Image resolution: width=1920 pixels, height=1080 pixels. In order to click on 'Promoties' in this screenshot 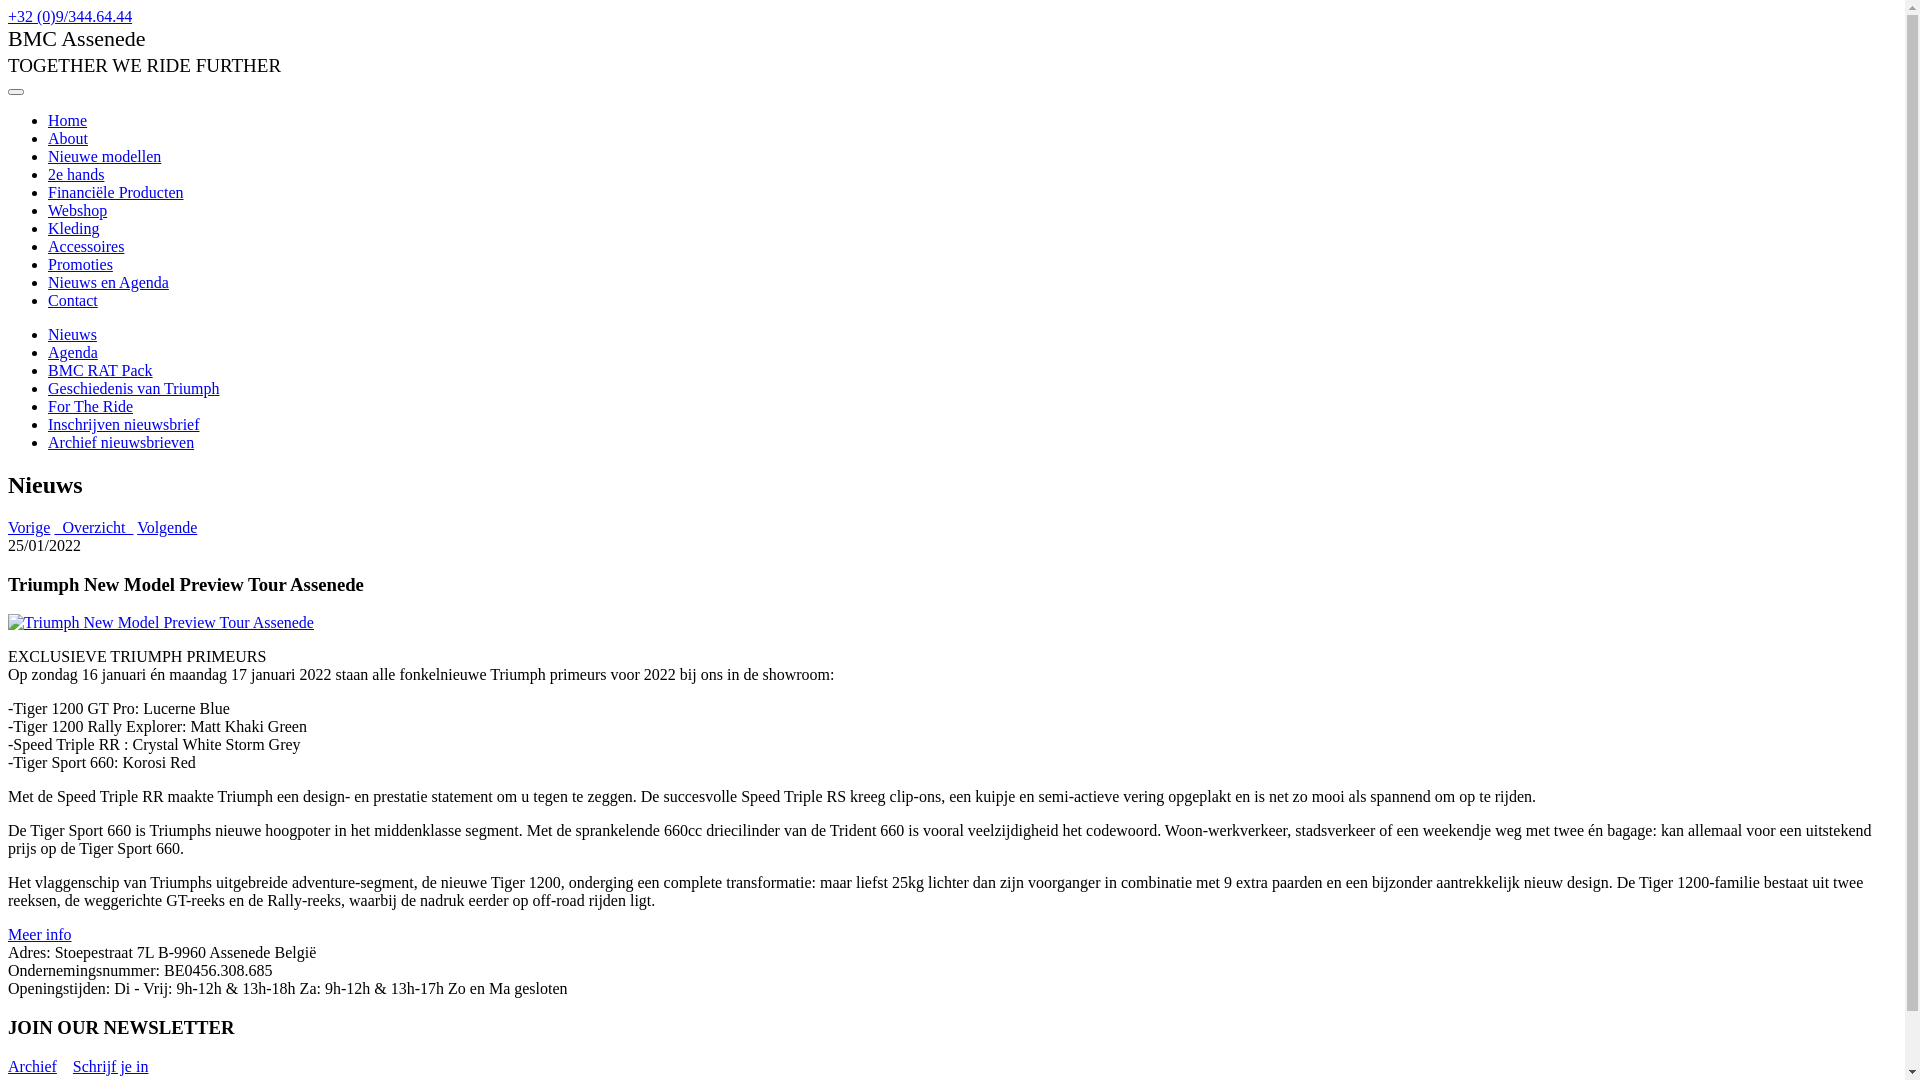, I will do `click(80, 263)`.